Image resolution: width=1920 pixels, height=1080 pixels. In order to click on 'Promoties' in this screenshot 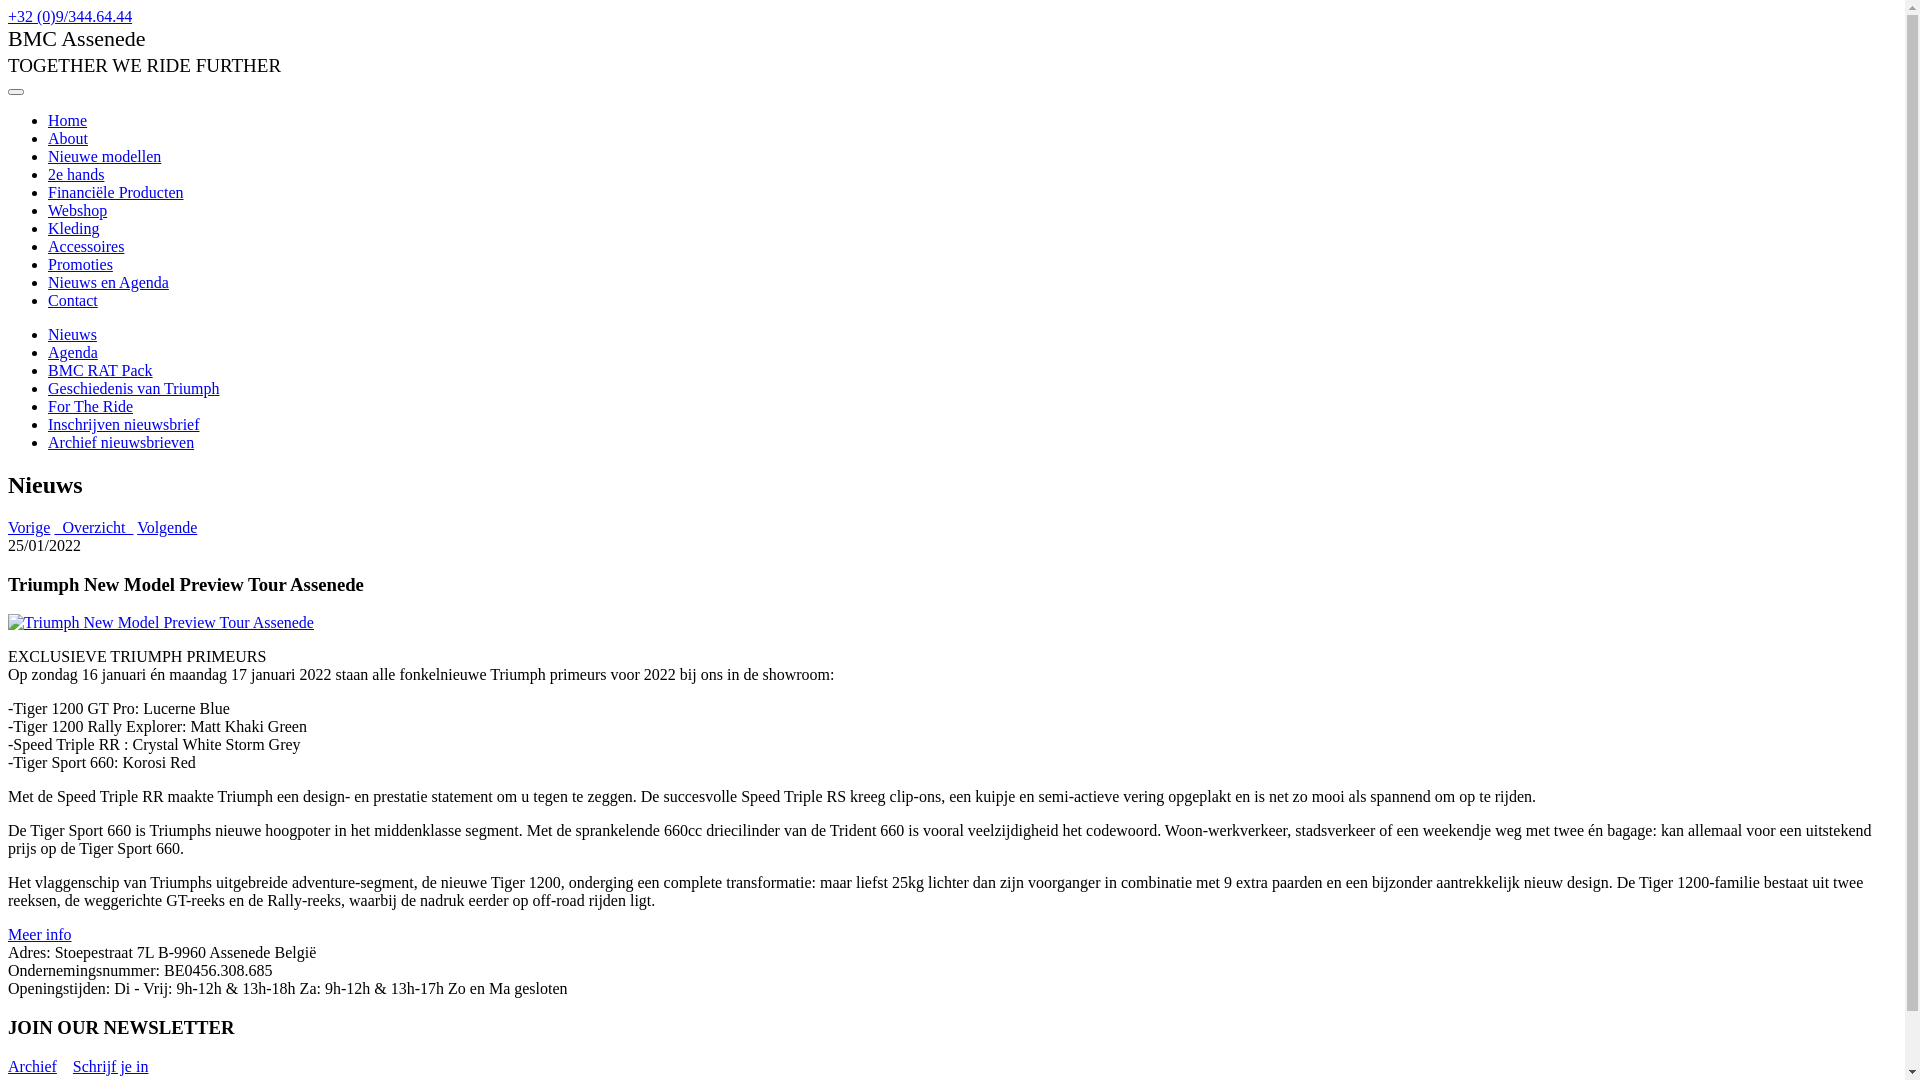, I will do `click(80, 263)`.